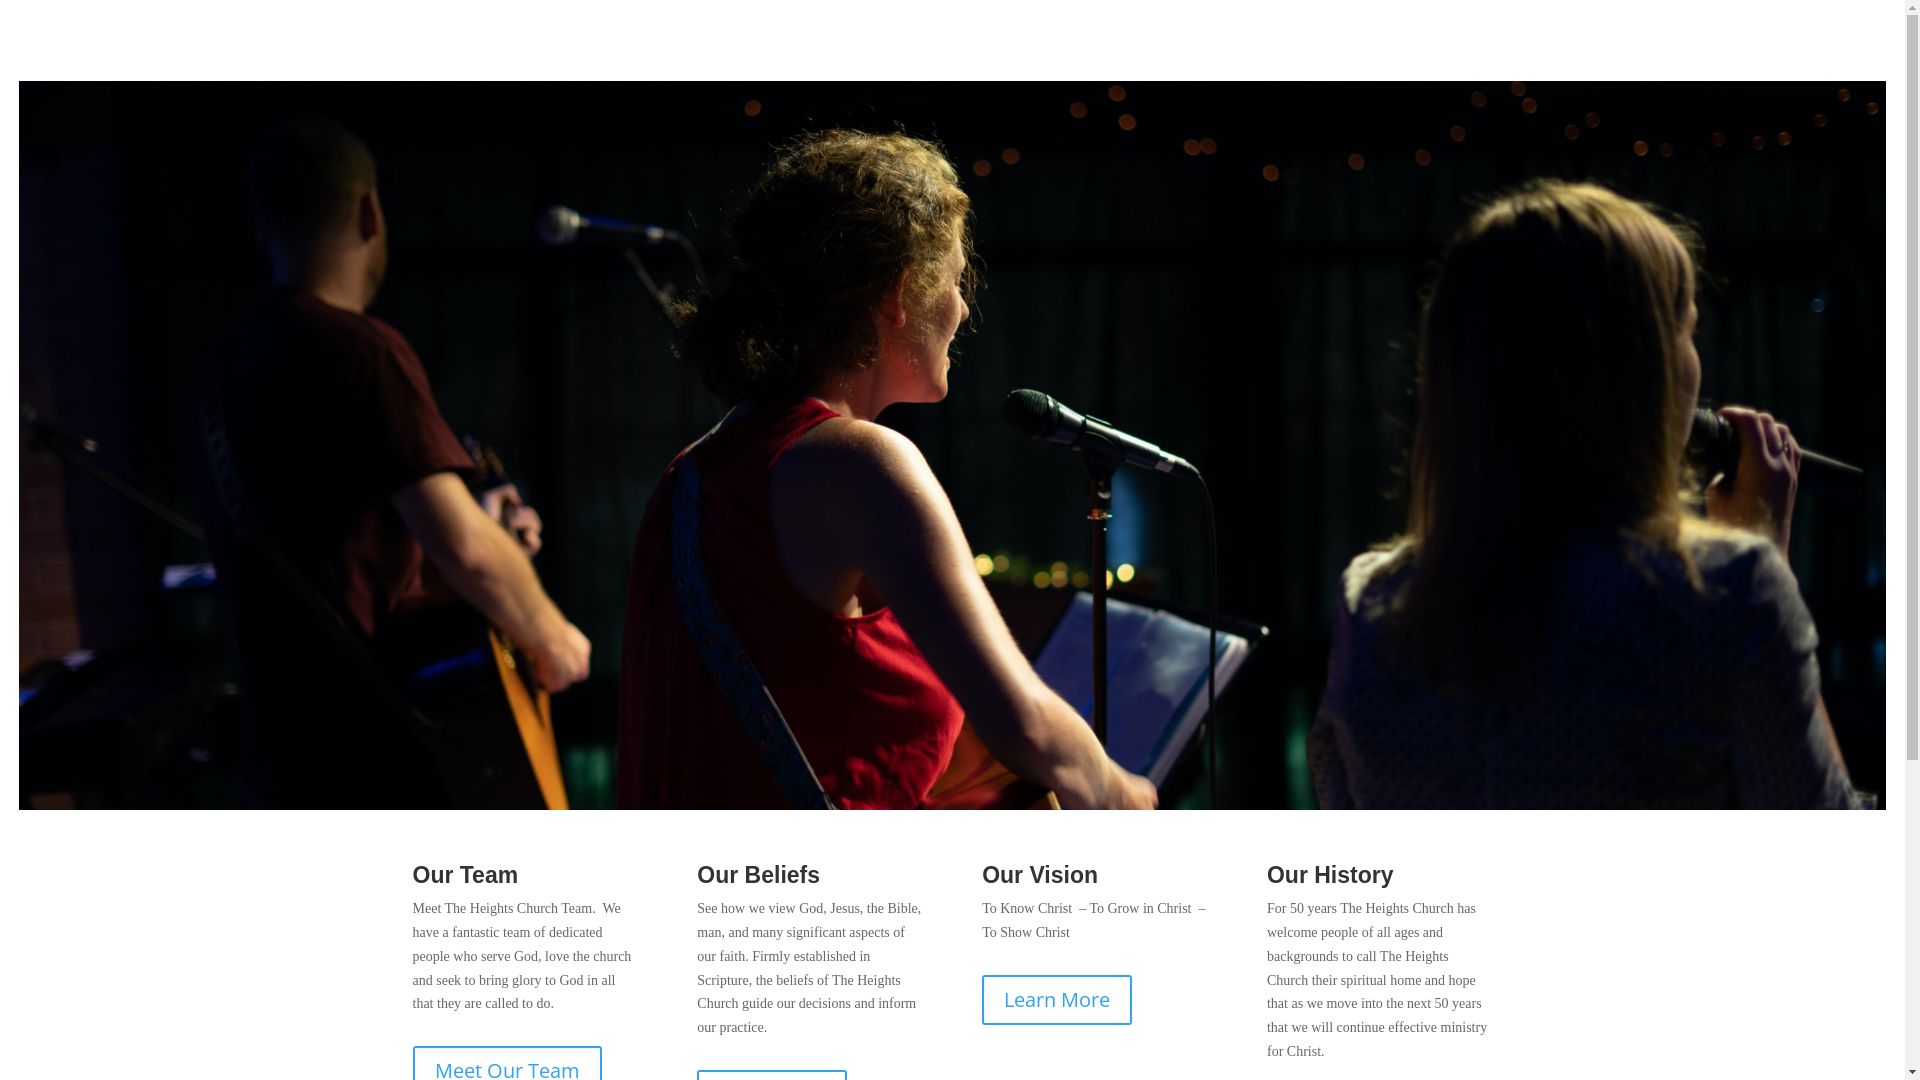  I want to click on 'Learn More', so click(1055, 999).